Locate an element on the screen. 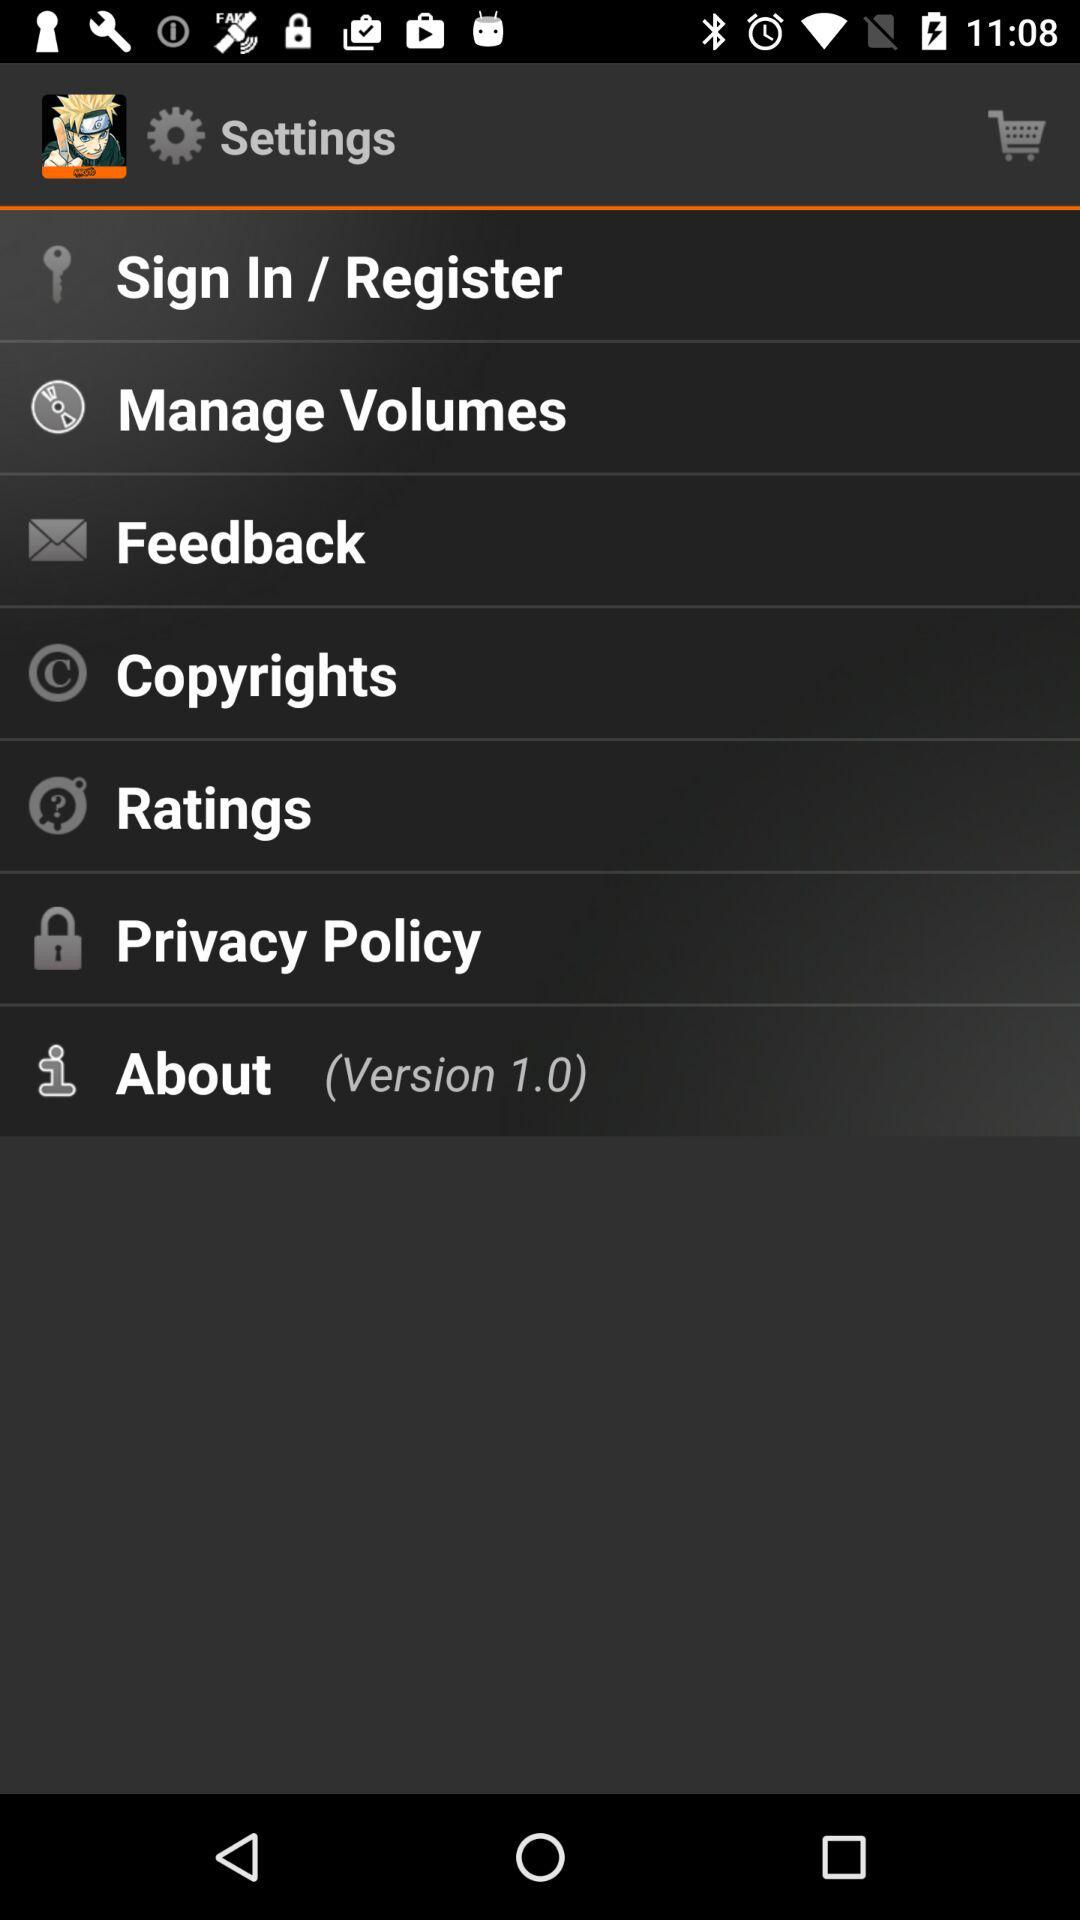  item below privacy policy item is located at coordinates (193, 1070).